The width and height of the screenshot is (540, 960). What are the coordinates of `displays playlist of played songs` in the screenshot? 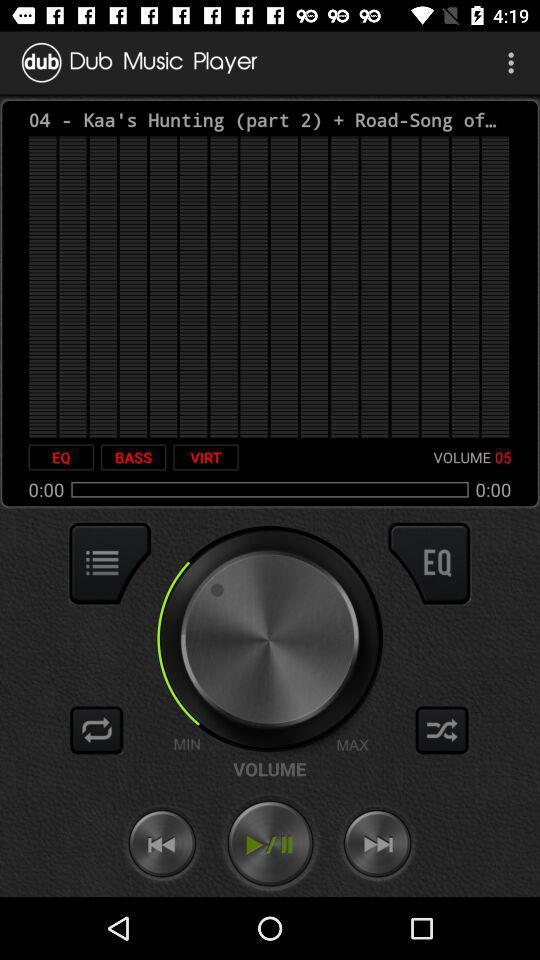 It's located at (110, 563).